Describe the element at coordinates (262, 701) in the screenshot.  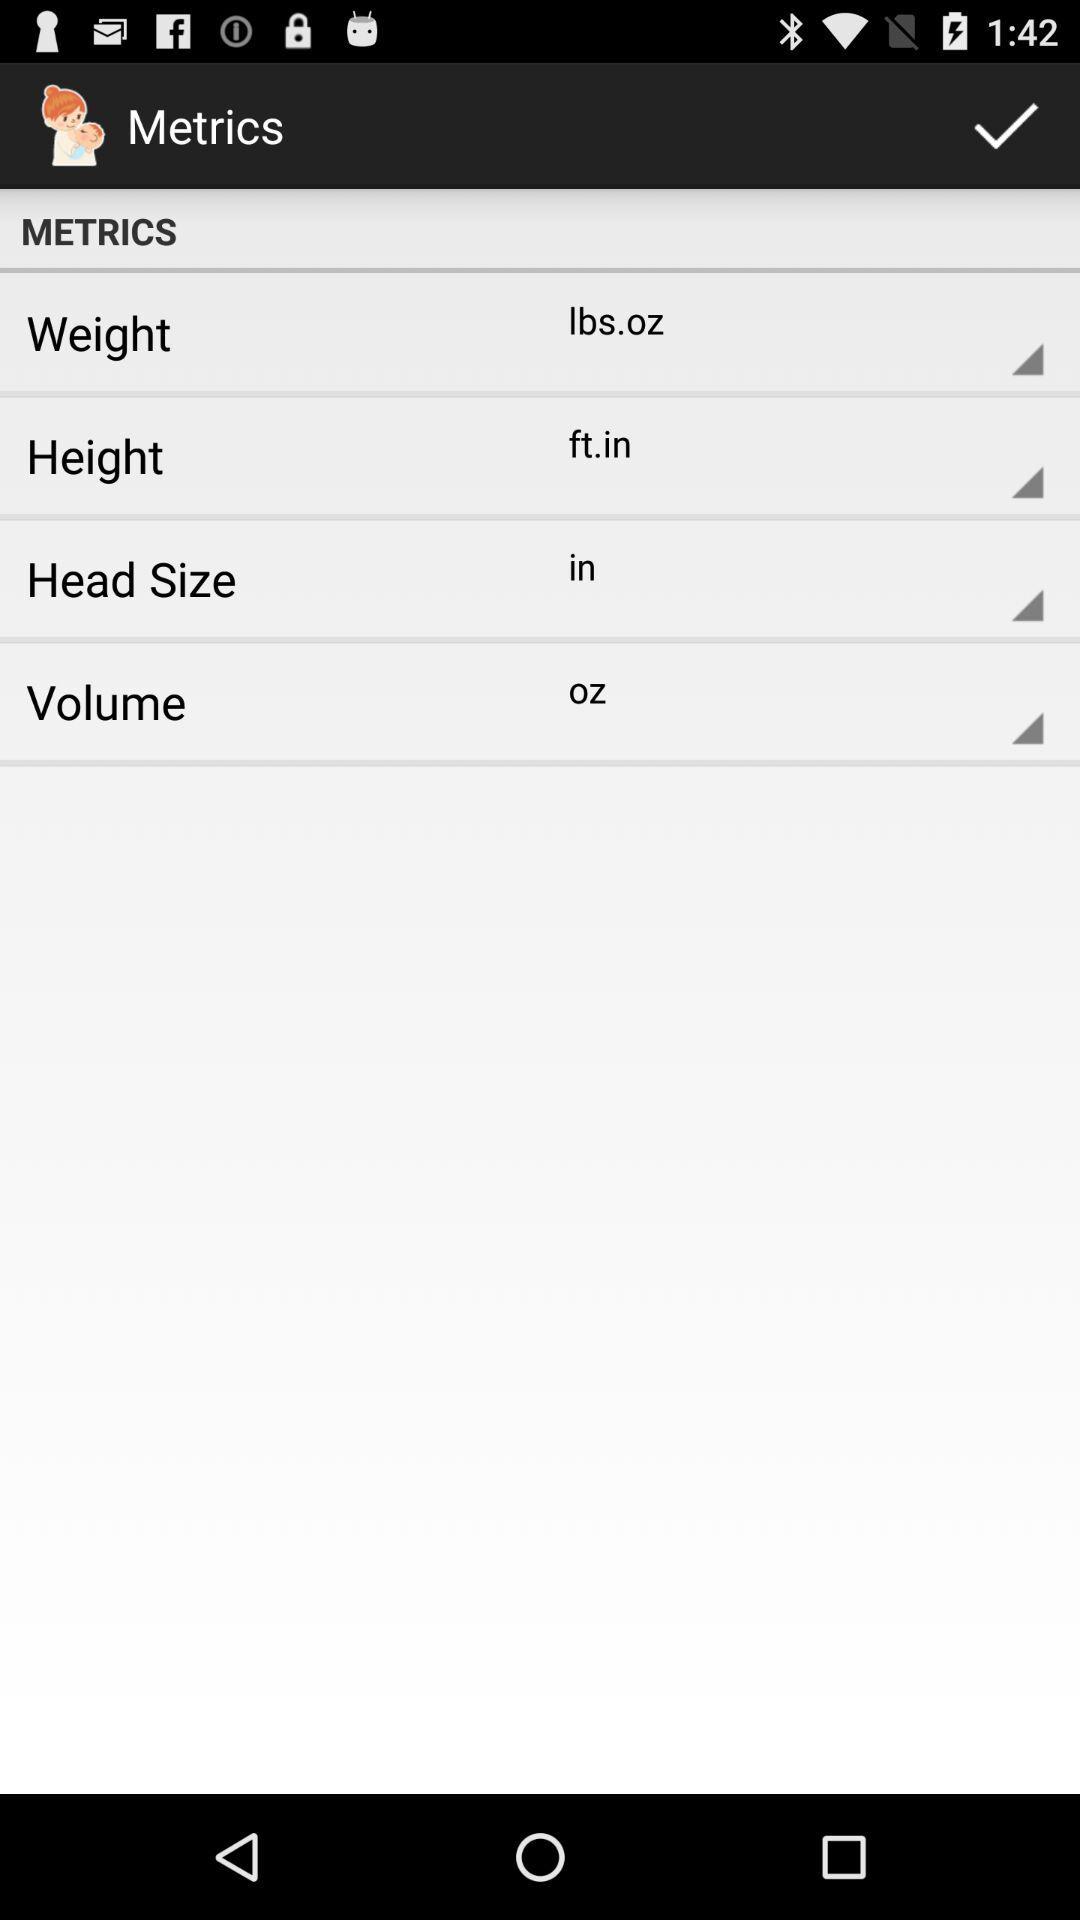
I see `the item next to oz app` at that location.